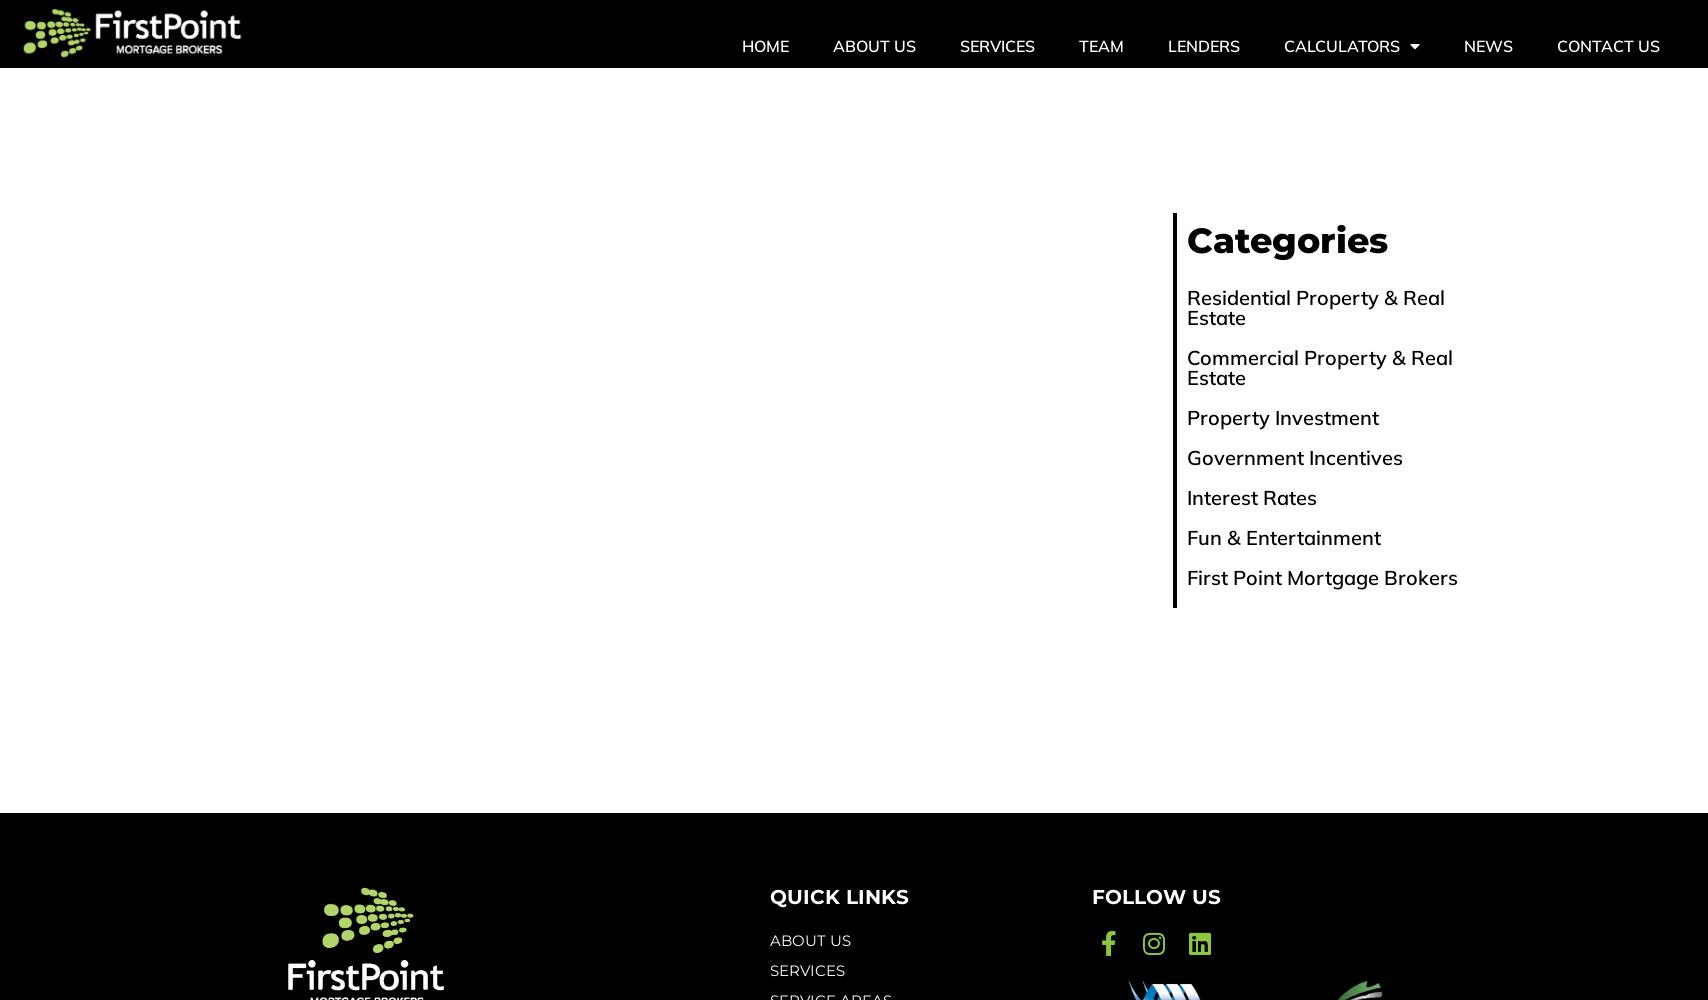 The height and width of the screenshot is (1000, 1708). What do you see at coordinates (997, 46) in the screenshot?
I see `'Services'` at bounding box center [997, 46].